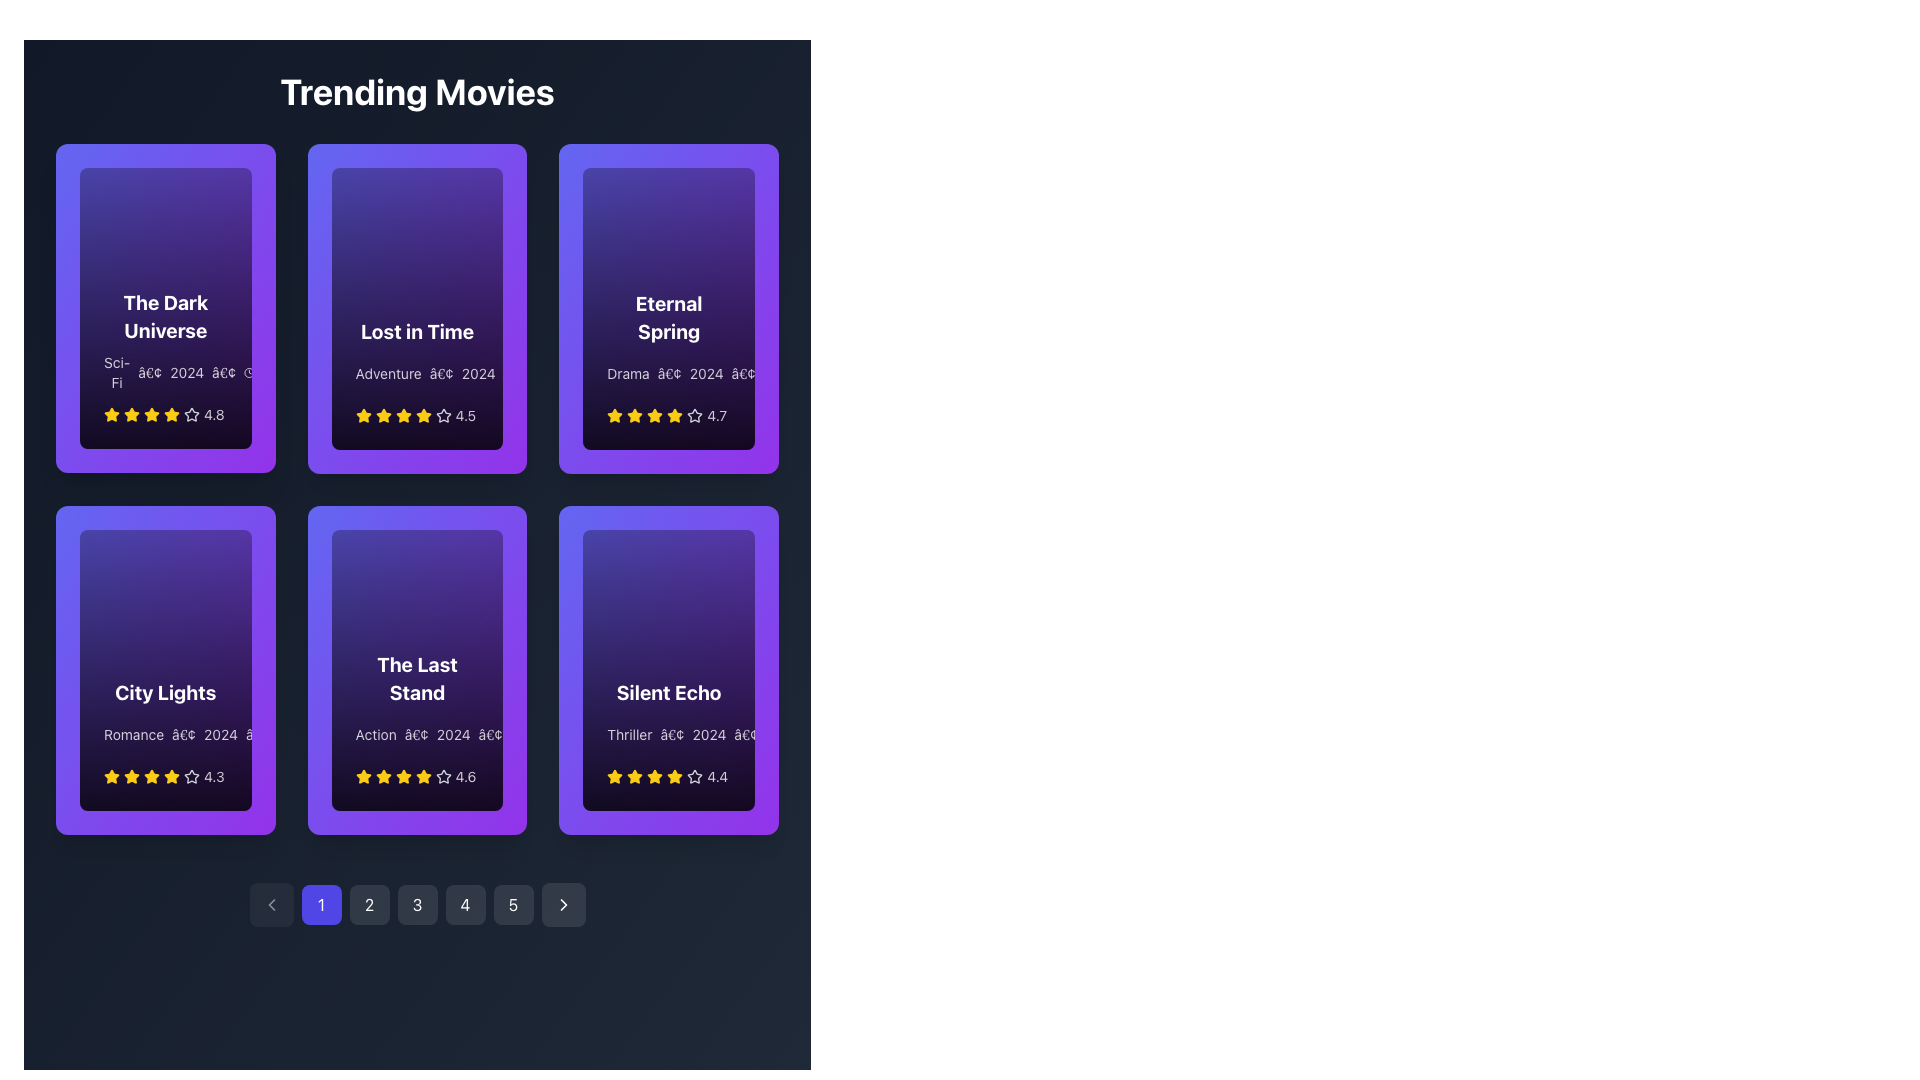  What do you see at coordinates (456, 547) in the screenshot?
I see `the decorative vector graphic circle element located within the card labeled 'The Last Stand' in the second row and middle column of a 3x2 grid layout` at bounding box center [456, 547].